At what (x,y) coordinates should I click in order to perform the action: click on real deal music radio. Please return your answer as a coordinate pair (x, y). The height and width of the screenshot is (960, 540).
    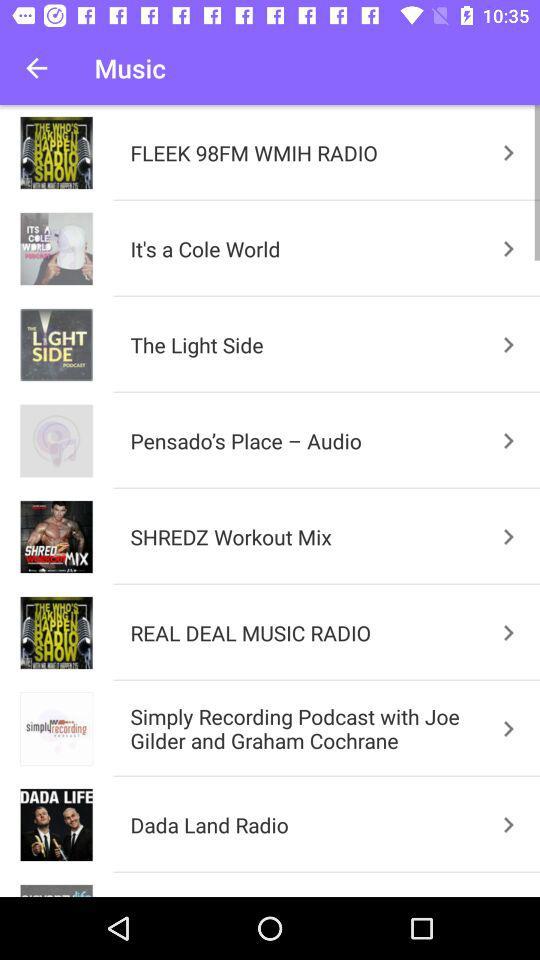
    Looking at the image, I should click on (509, 632).